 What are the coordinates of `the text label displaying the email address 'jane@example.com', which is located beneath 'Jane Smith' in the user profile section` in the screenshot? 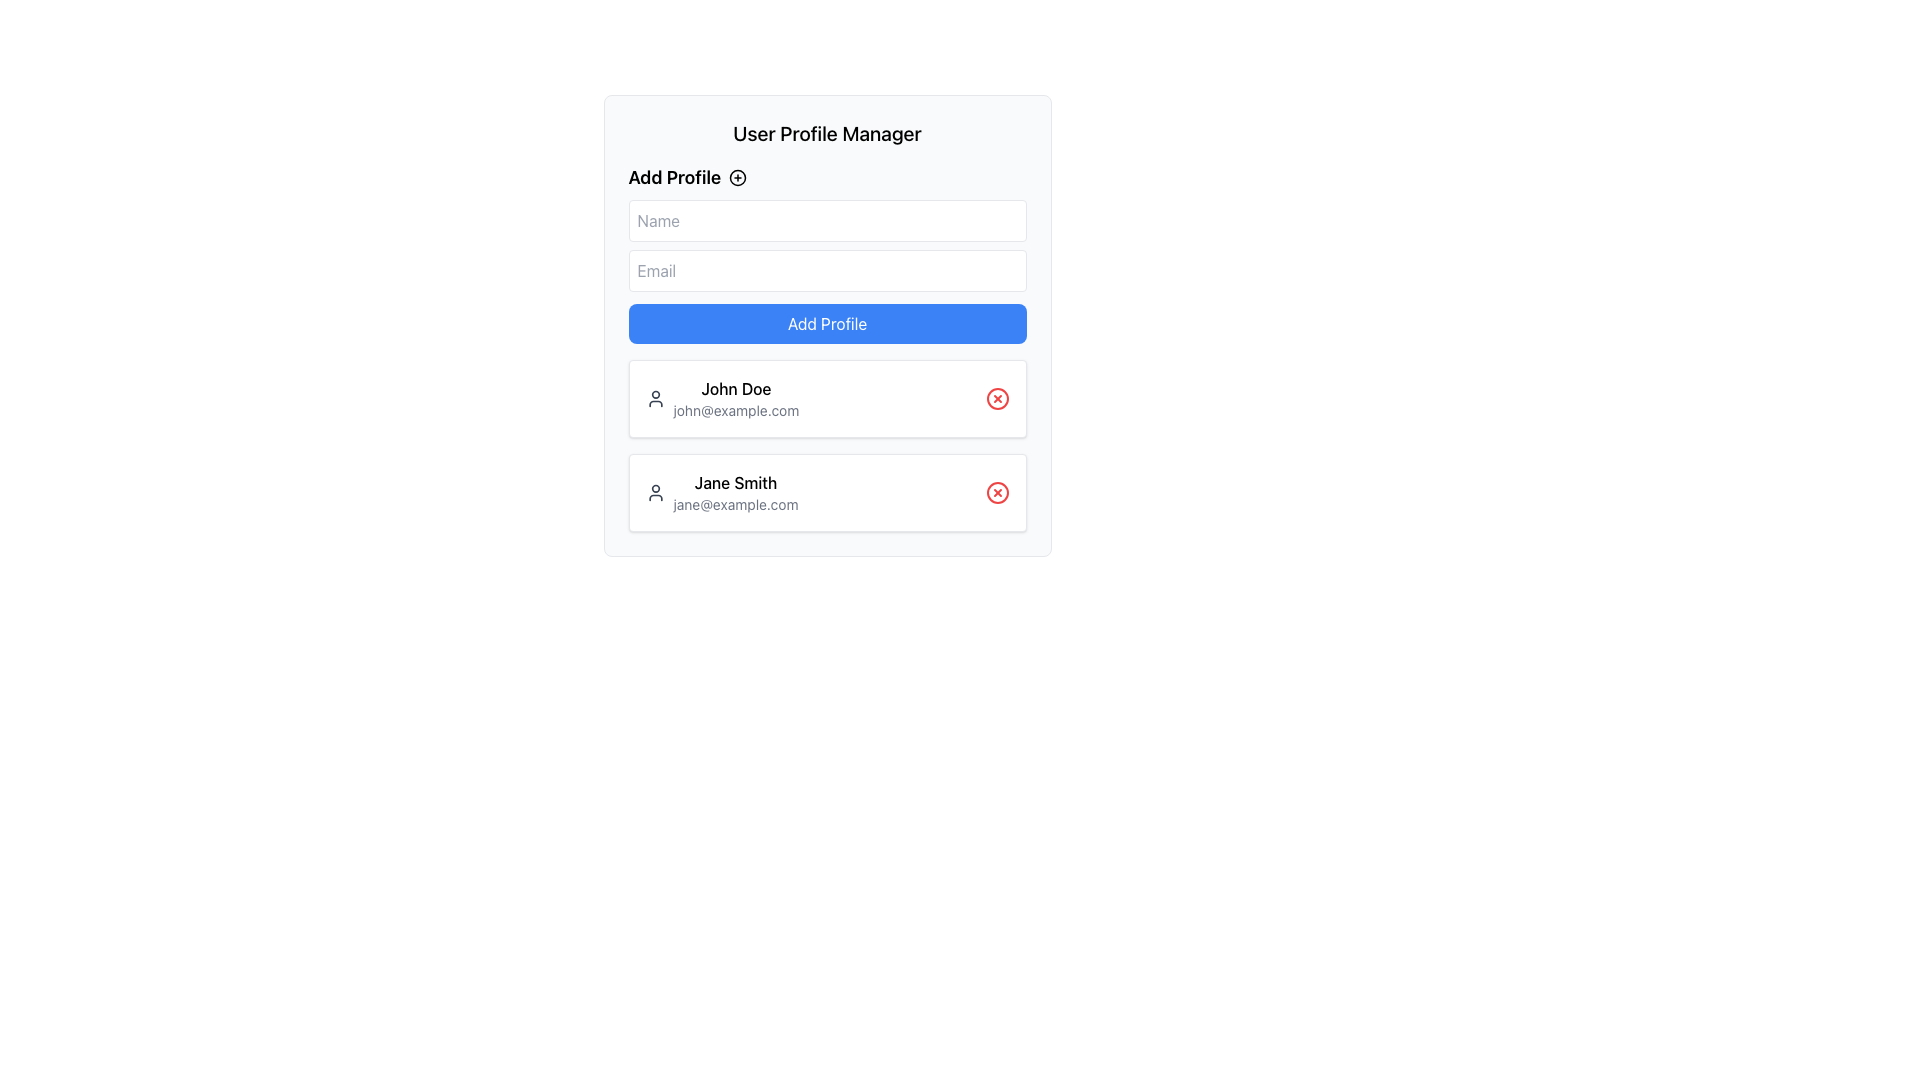 It's located at (734, 504).